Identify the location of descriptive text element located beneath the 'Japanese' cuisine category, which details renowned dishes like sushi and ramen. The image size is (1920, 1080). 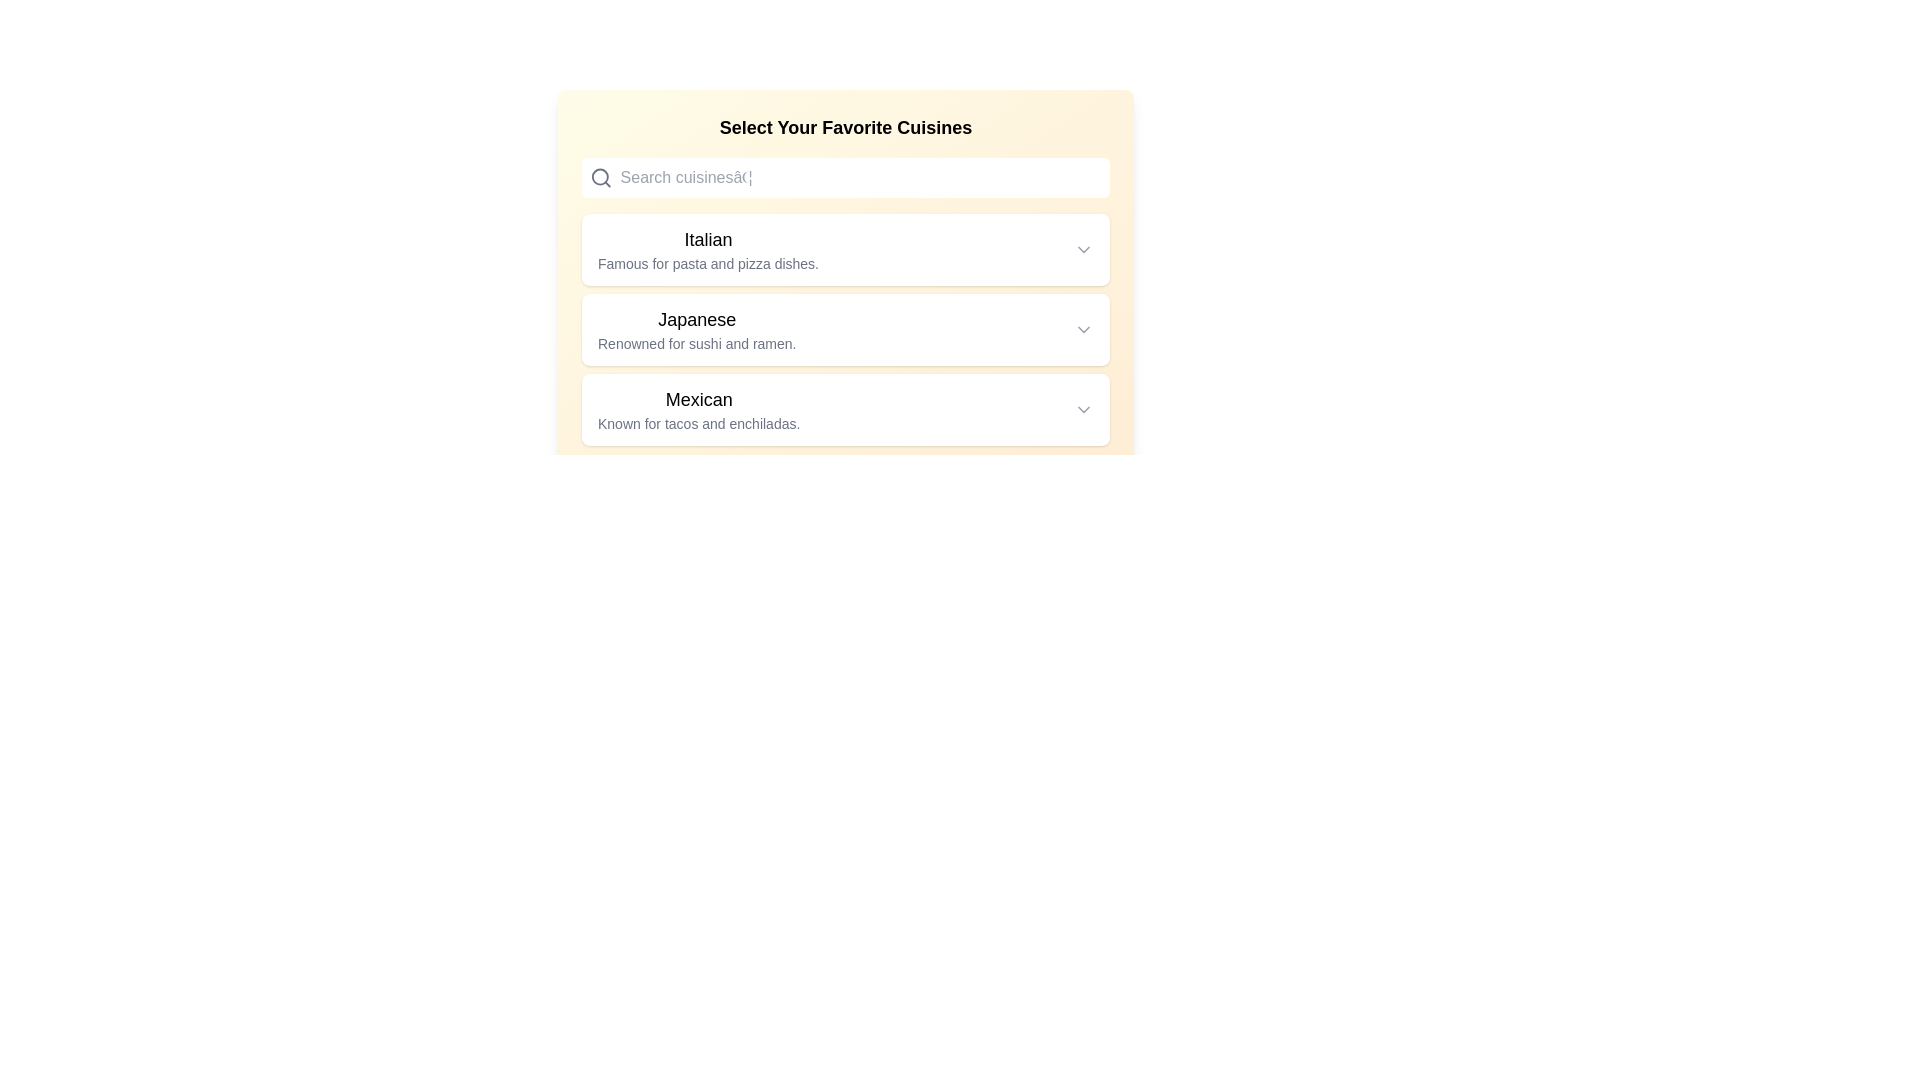
(697, 342).